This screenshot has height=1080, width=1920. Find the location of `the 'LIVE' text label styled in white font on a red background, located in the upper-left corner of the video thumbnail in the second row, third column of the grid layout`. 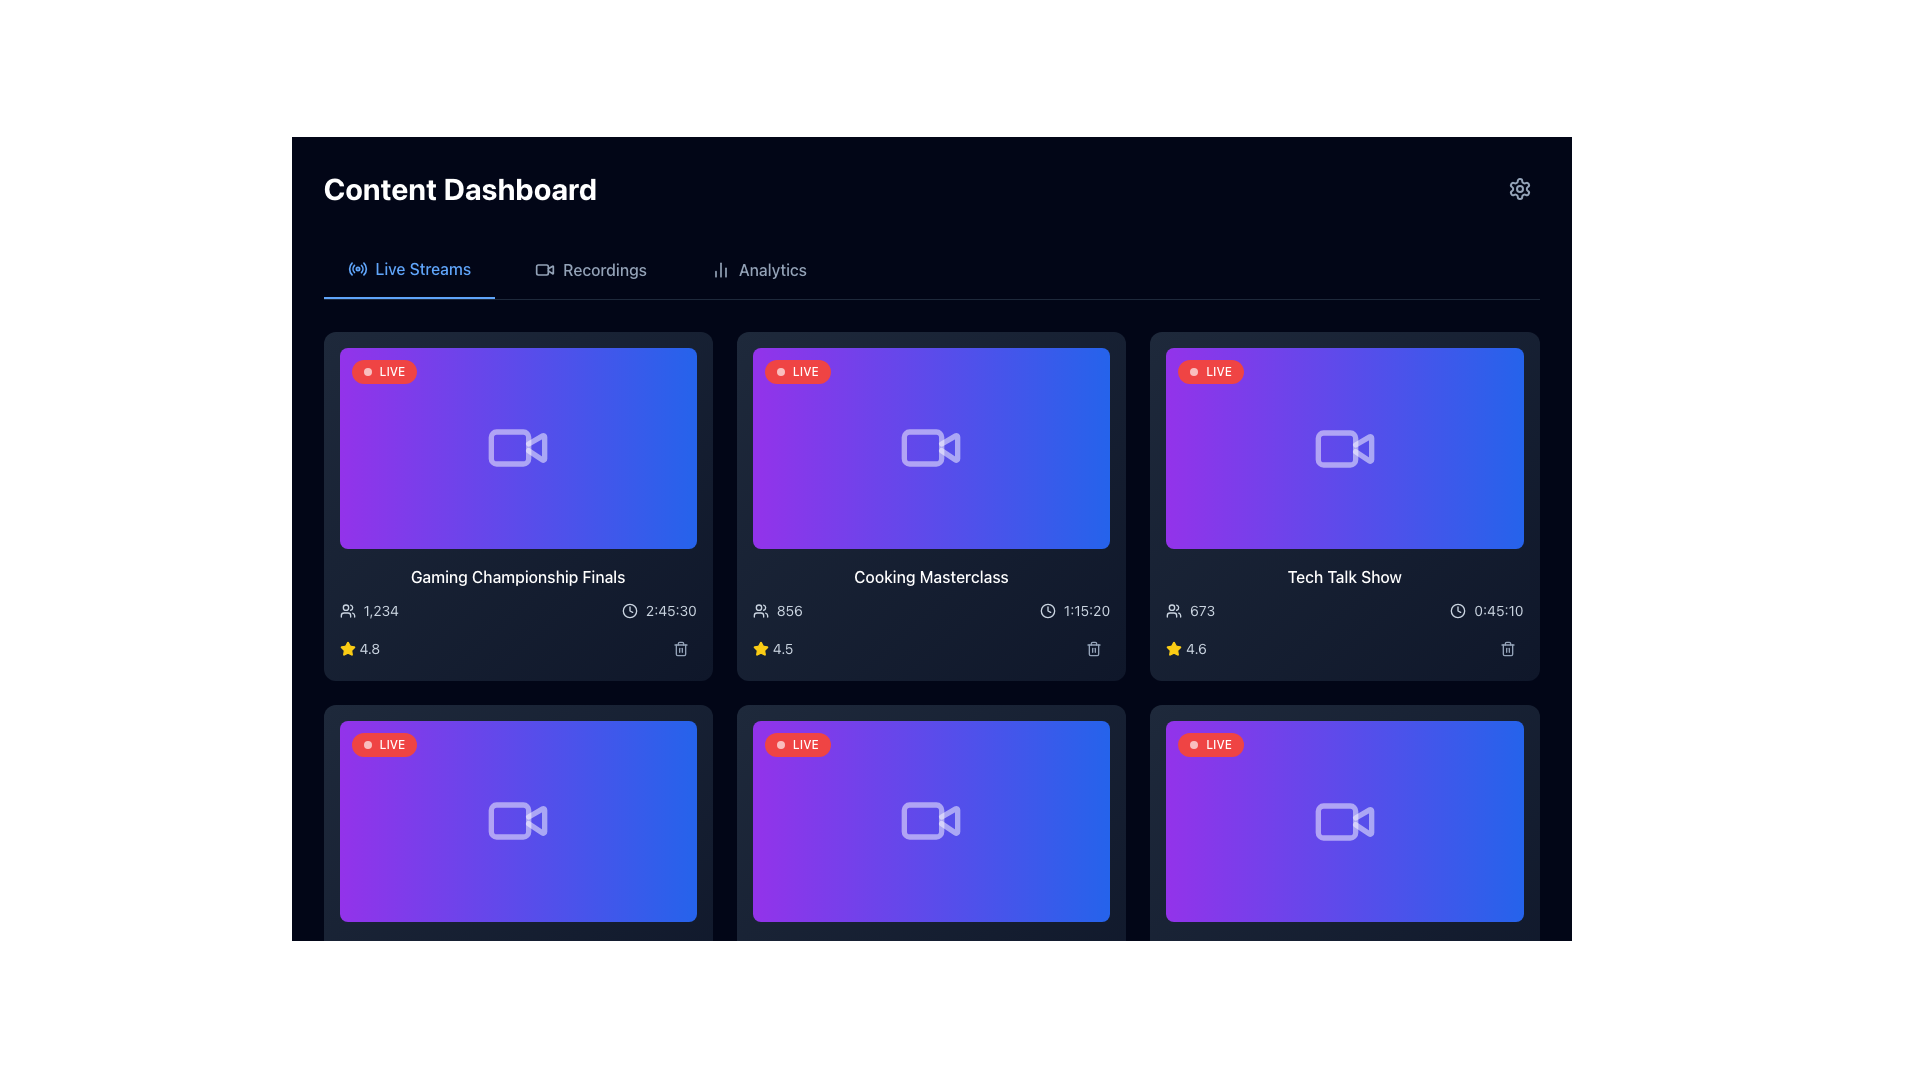

the 'LIVE' text label styled in white font on a red background, located in the upper-left corner of the video thumbnail in the second row, third column of the grid layout is located at coordinates (1218, 744).